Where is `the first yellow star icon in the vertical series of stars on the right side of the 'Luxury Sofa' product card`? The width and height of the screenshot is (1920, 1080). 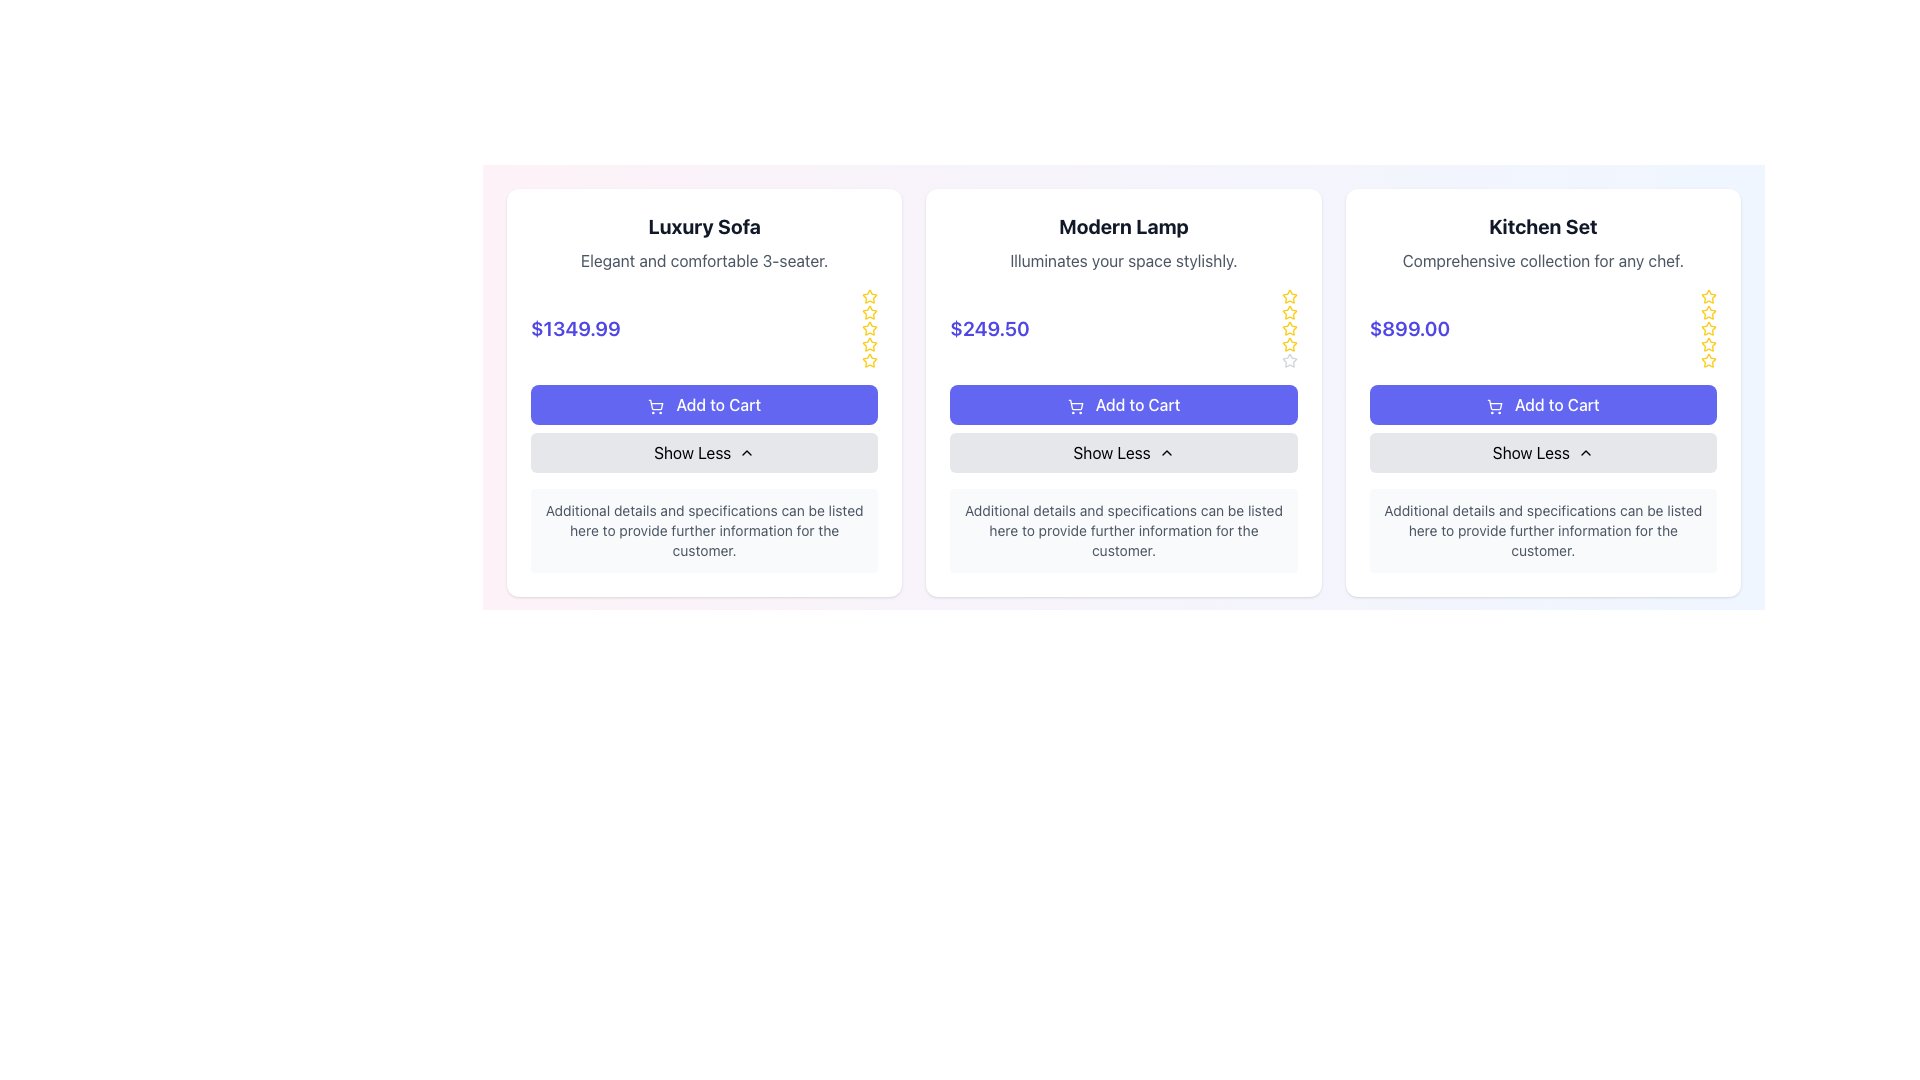
the first yellow star icon in the vertical series of stars on the right side of the 'Luxury Sofa' product card is located at coordinates (870, 297).